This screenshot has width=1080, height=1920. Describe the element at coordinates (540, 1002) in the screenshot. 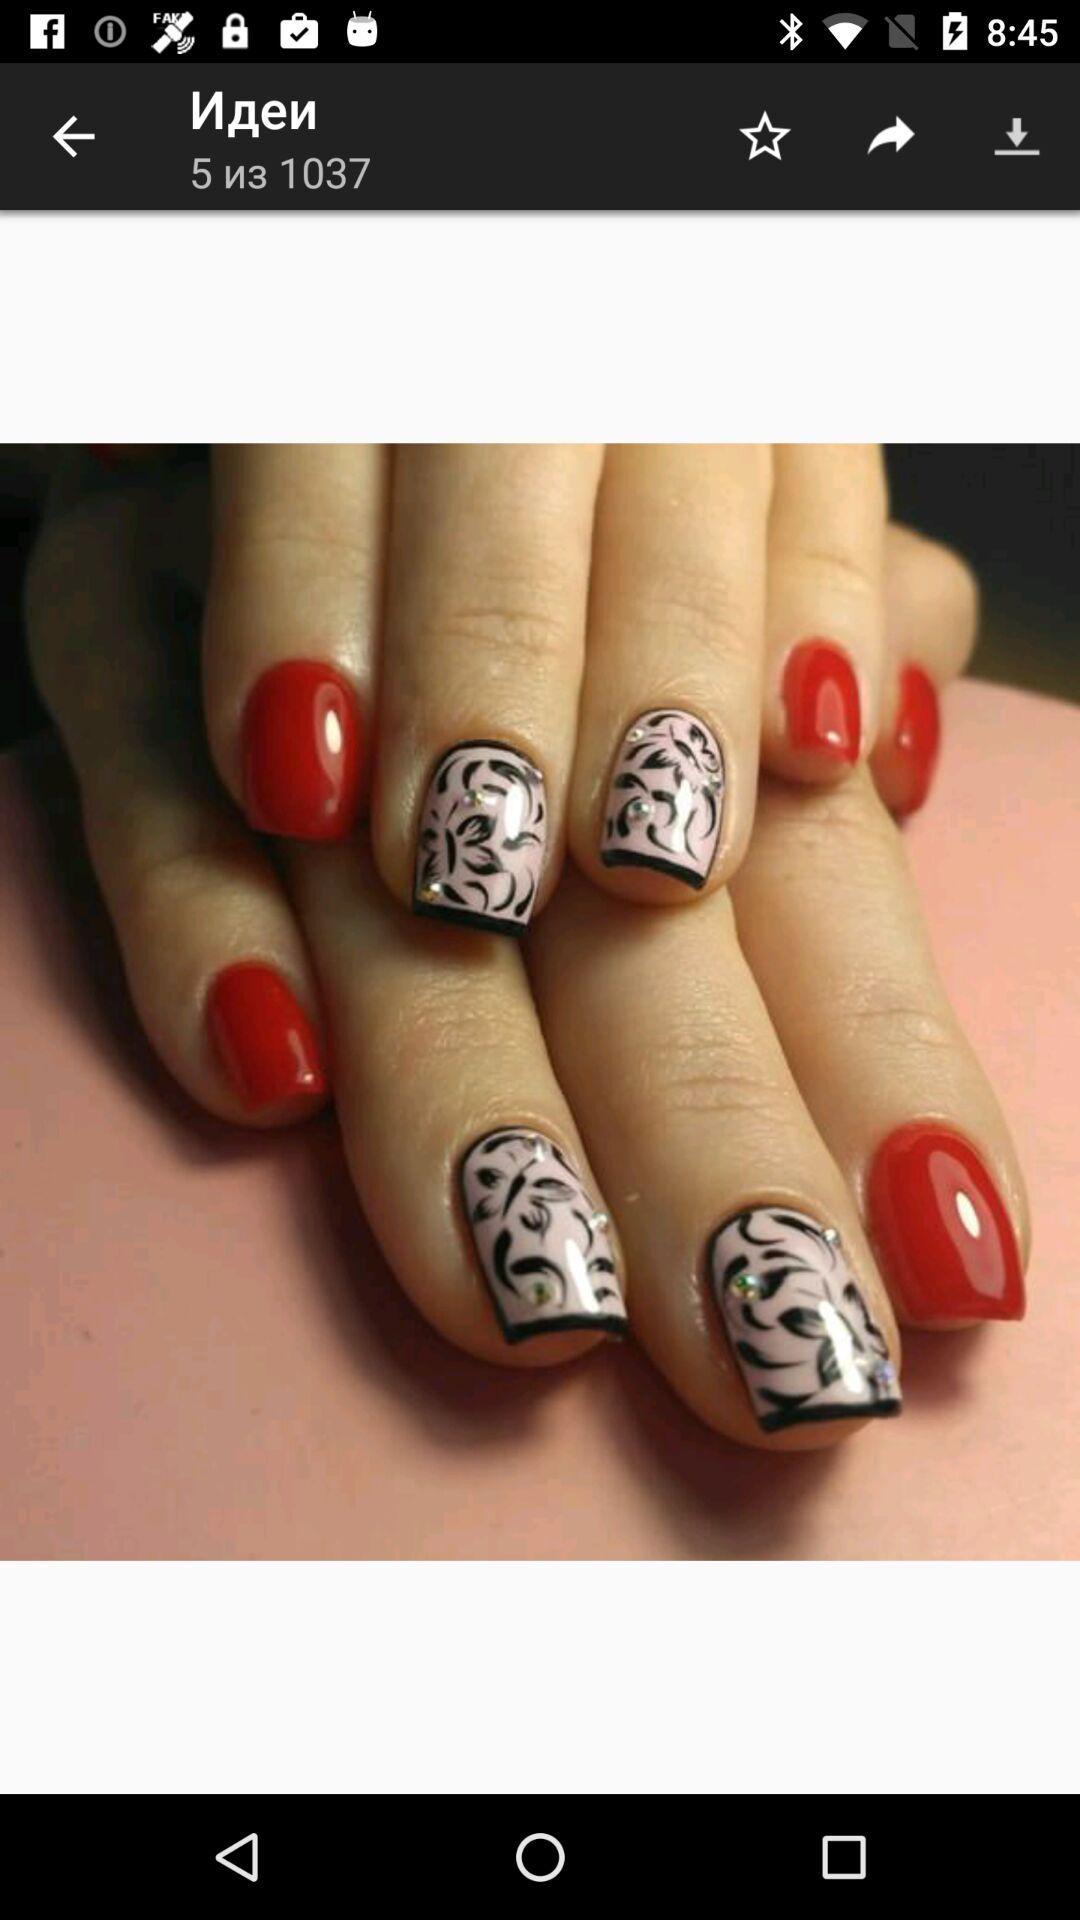

I see `the item at the center` at that location.